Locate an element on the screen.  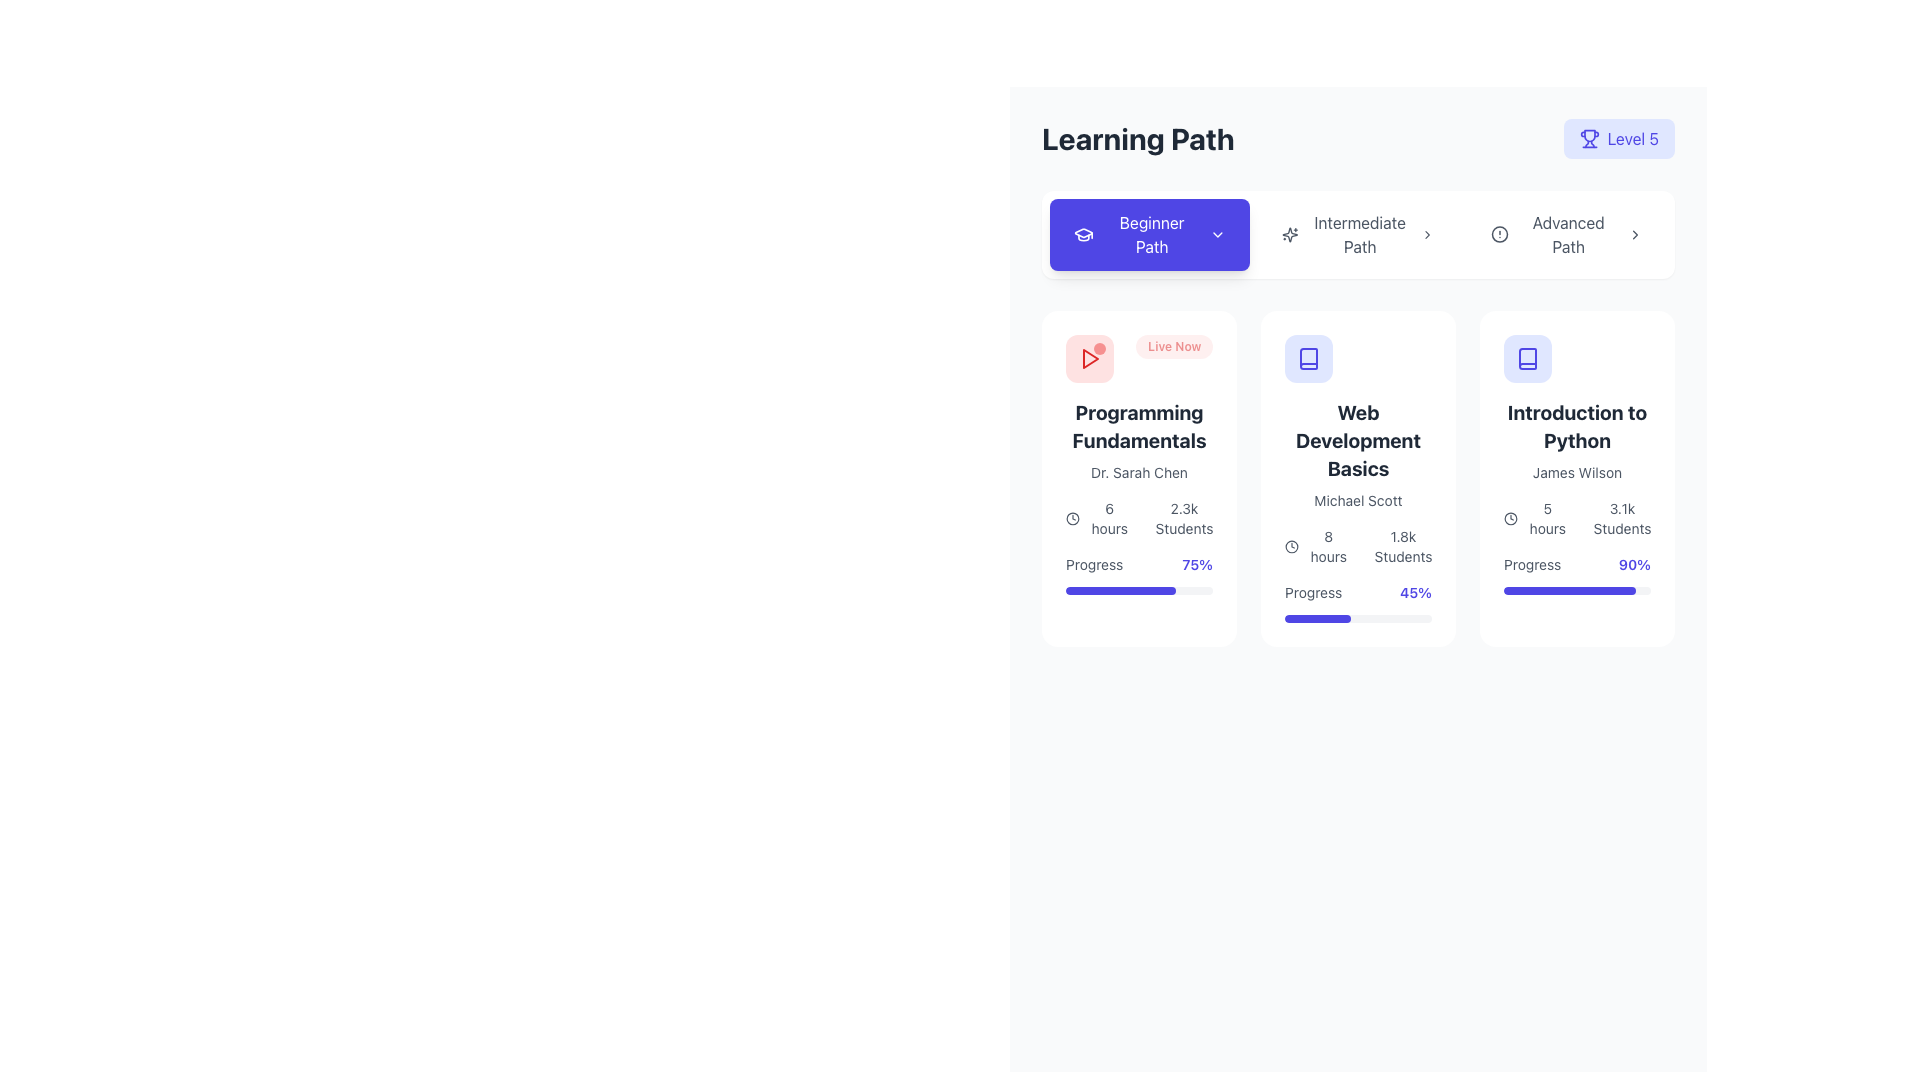
progress percentage text label for the course 'Introduction to Python', which is located at the bottom right corner of its card next to the 'Progress' label is located at coordinates (1634, 564).